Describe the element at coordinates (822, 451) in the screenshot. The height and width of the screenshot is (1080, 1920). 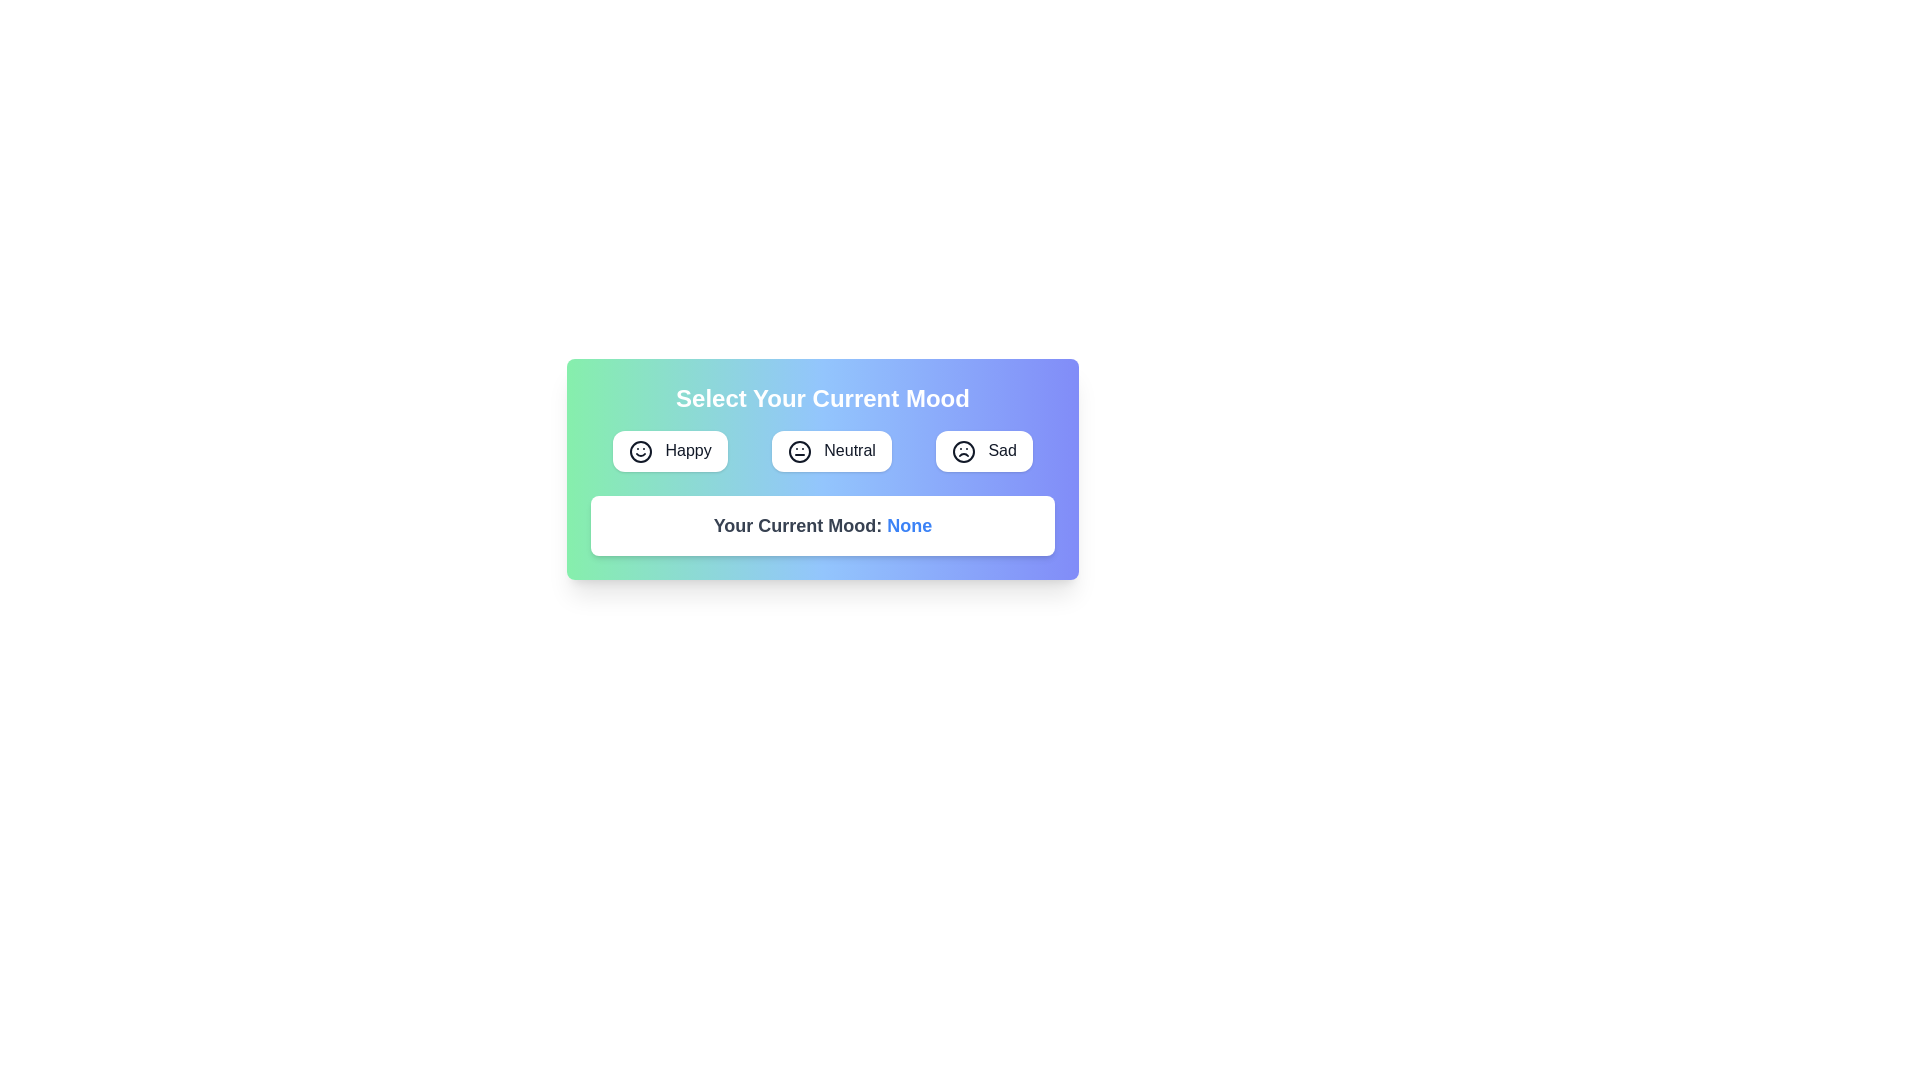
I see `the Grouped segmented control buttons displaying options 'Happy', 'Neutral', and 'Sad'` at that location.